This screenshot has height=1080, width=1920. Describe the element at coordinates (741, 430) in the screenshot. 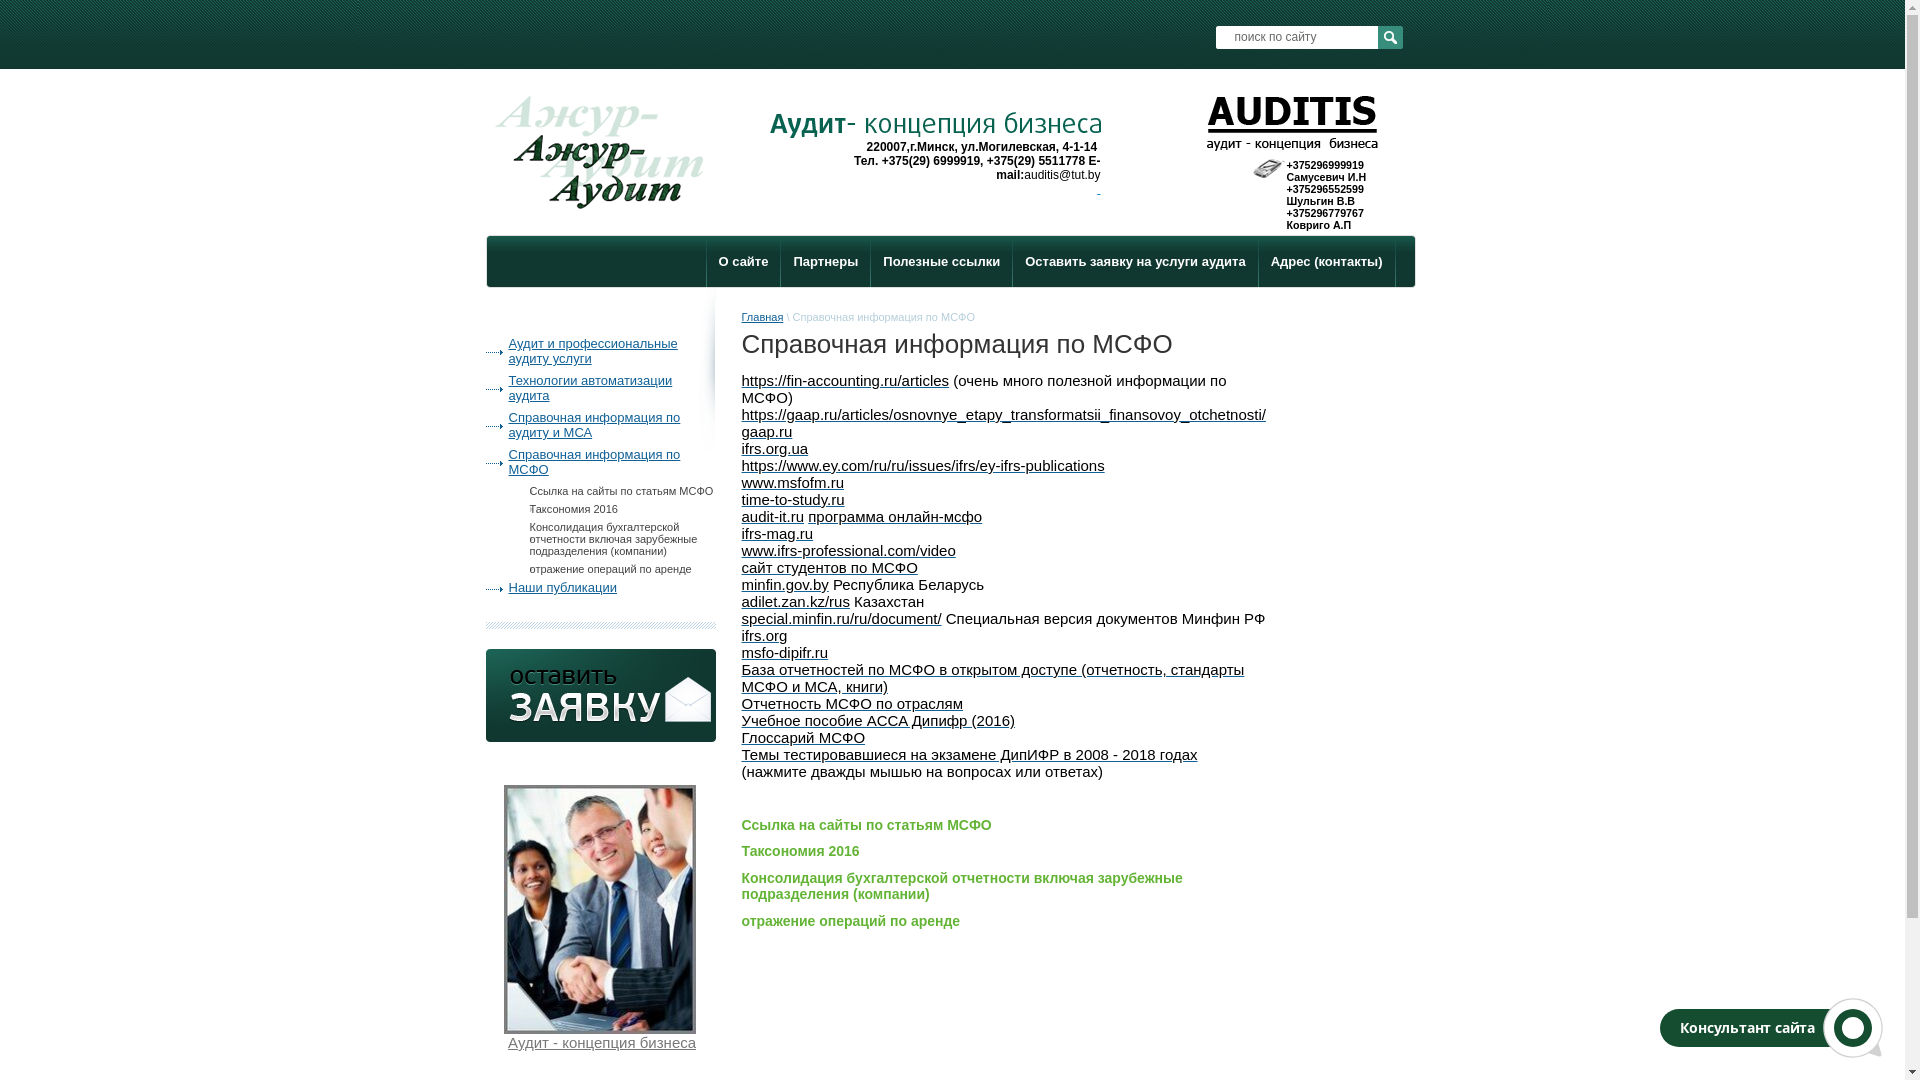

I see `'gaap.ru'` at that location.